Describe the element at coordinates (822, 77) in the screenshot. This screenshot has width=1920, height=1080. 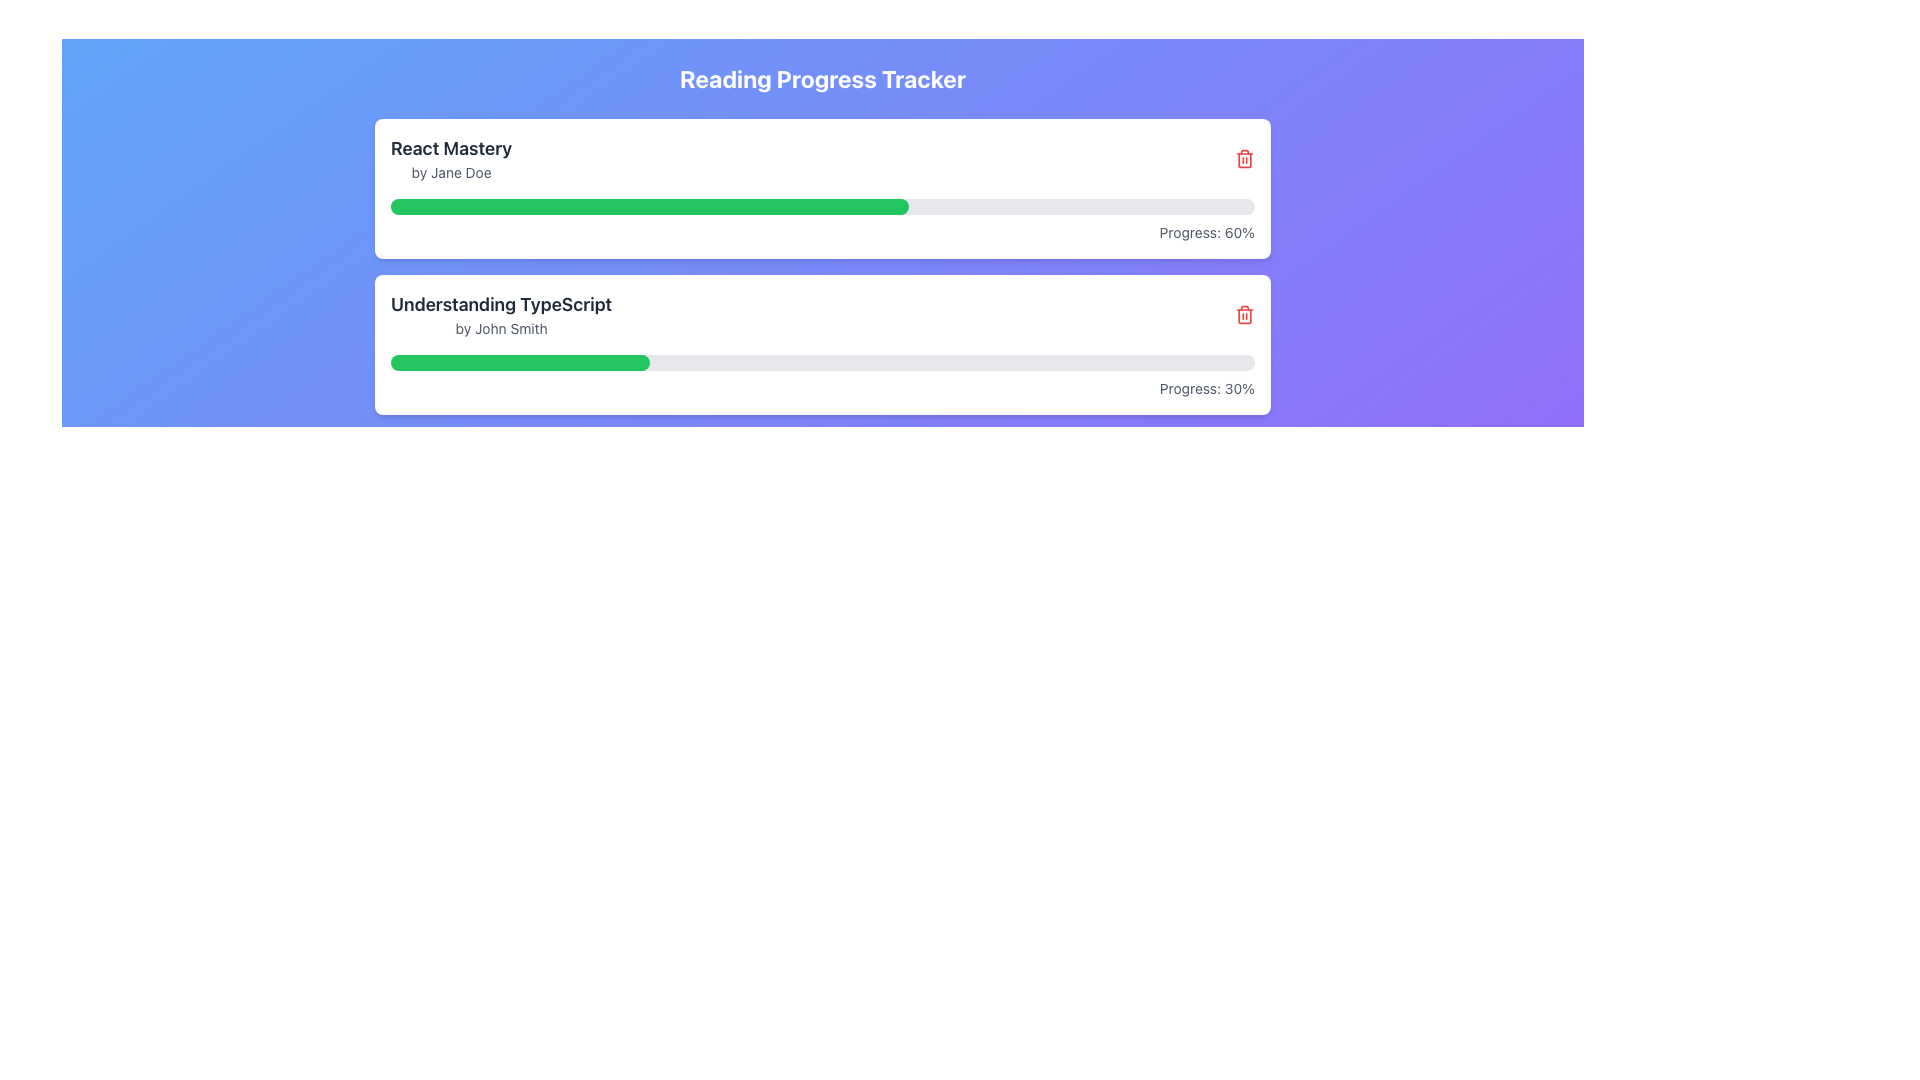
I see `the main heading text element indicating 'Reading Progress Tracker' located at the top of the interface` at that location.